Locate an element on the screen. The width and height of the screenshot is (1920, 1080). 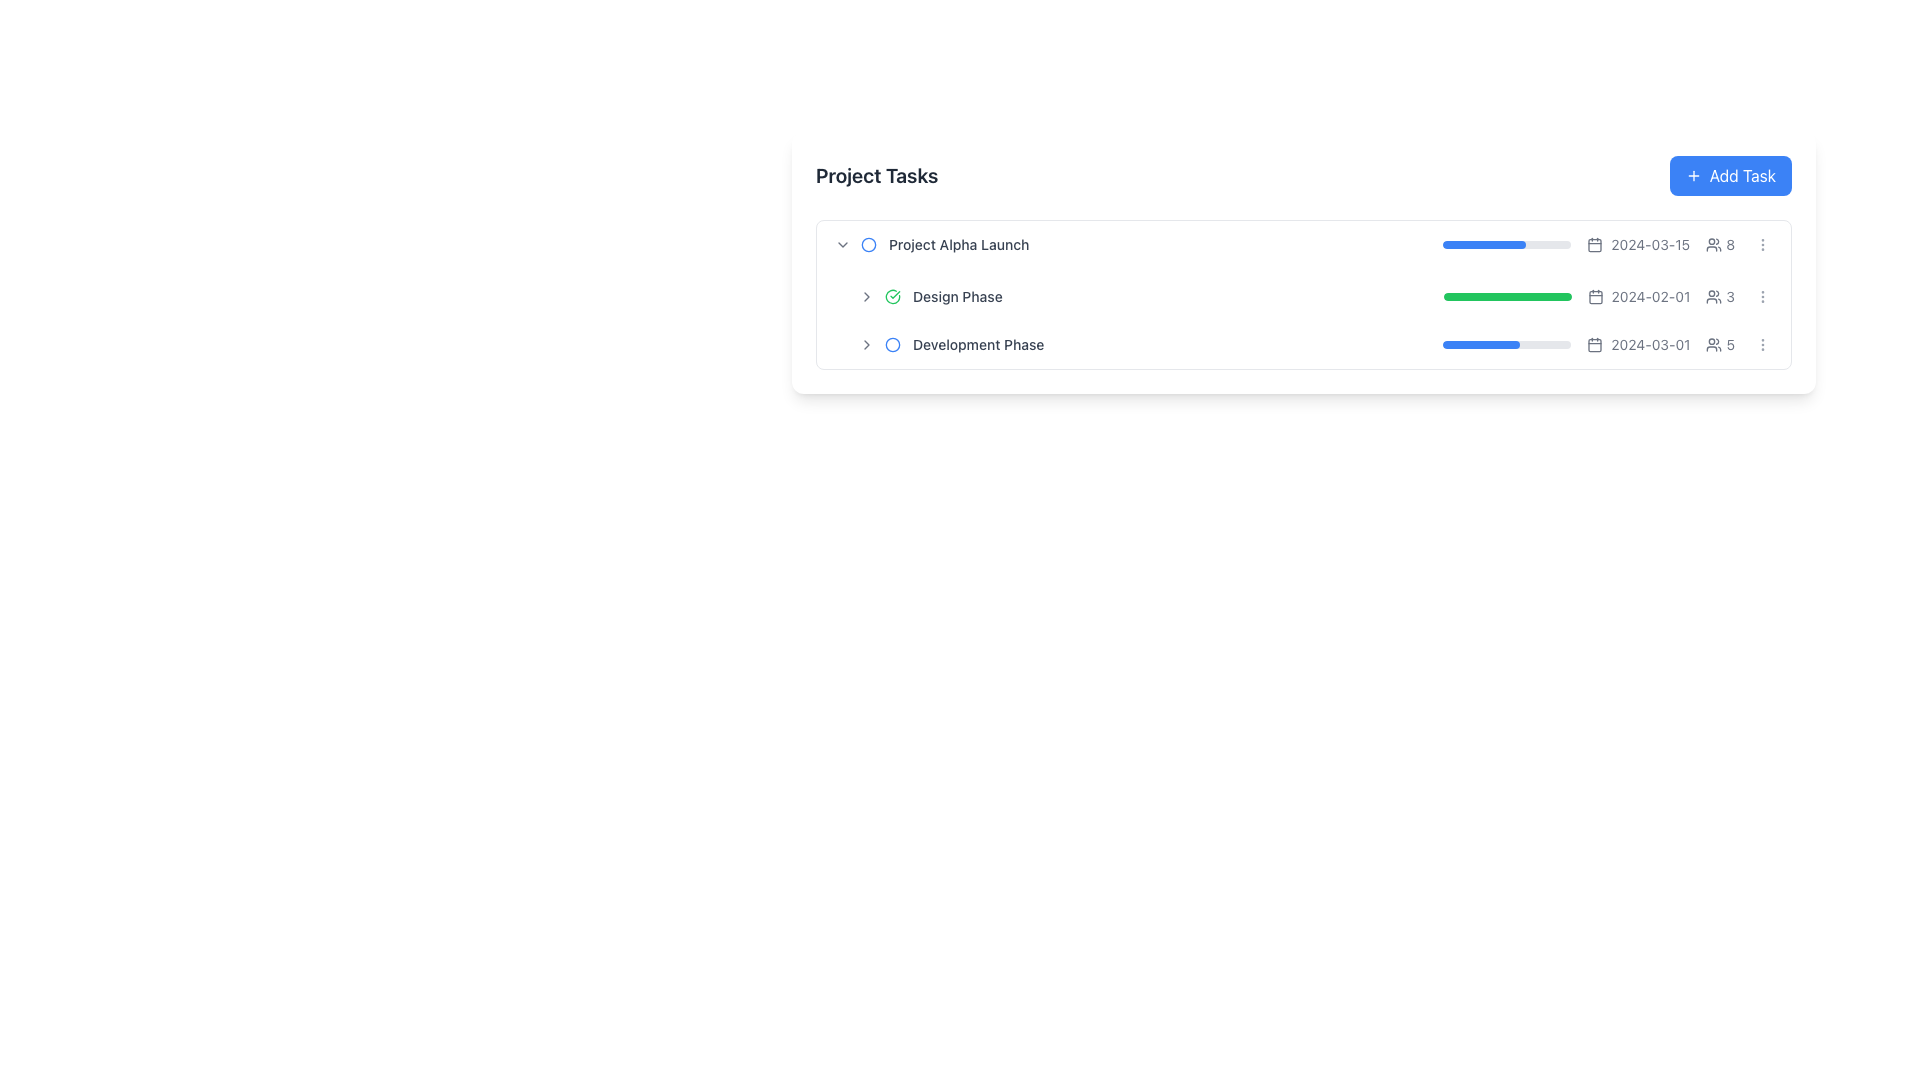
progress level is located at coordinates (1534, 297).